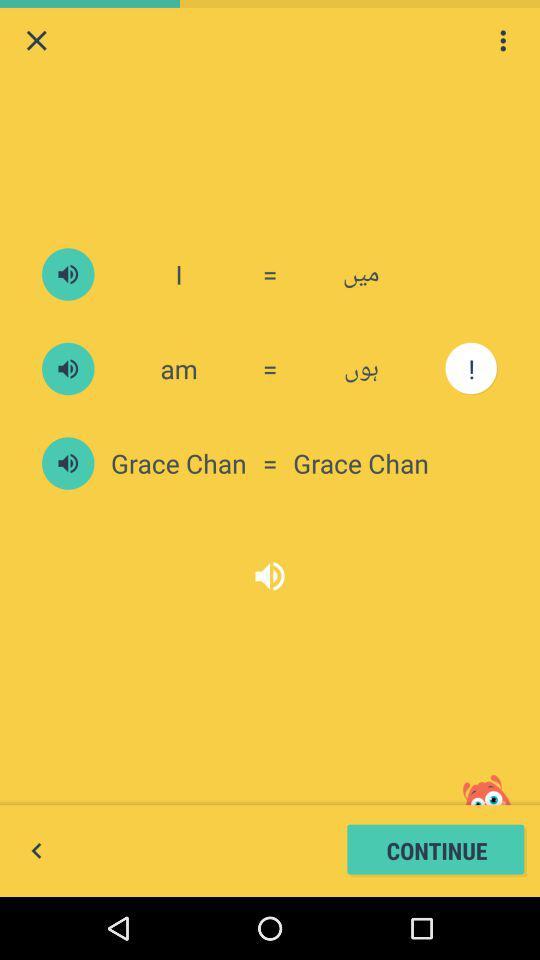  I want to click on the close icon, so click(36, 42).